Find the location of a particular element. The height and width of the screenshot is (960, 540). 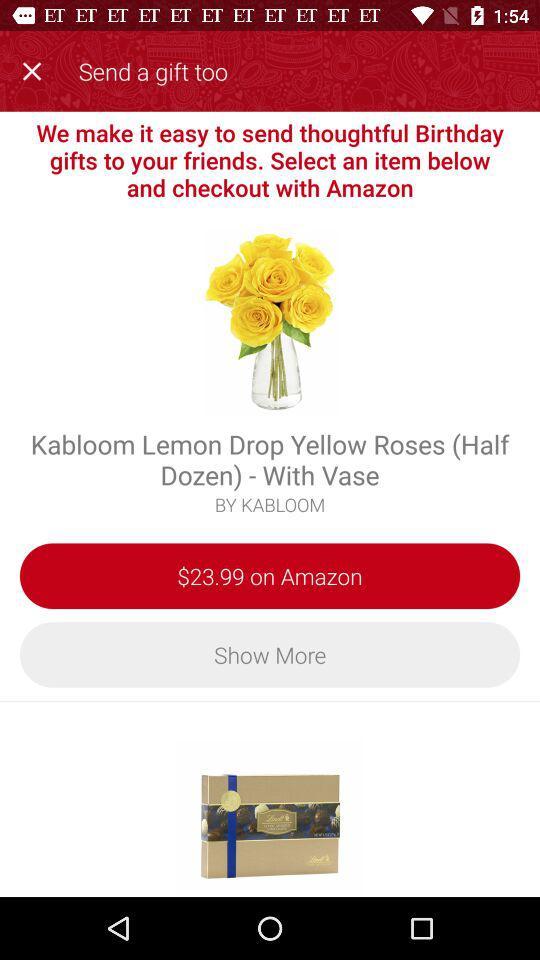

item next to the send a gift is located at coordinates (36, 68).